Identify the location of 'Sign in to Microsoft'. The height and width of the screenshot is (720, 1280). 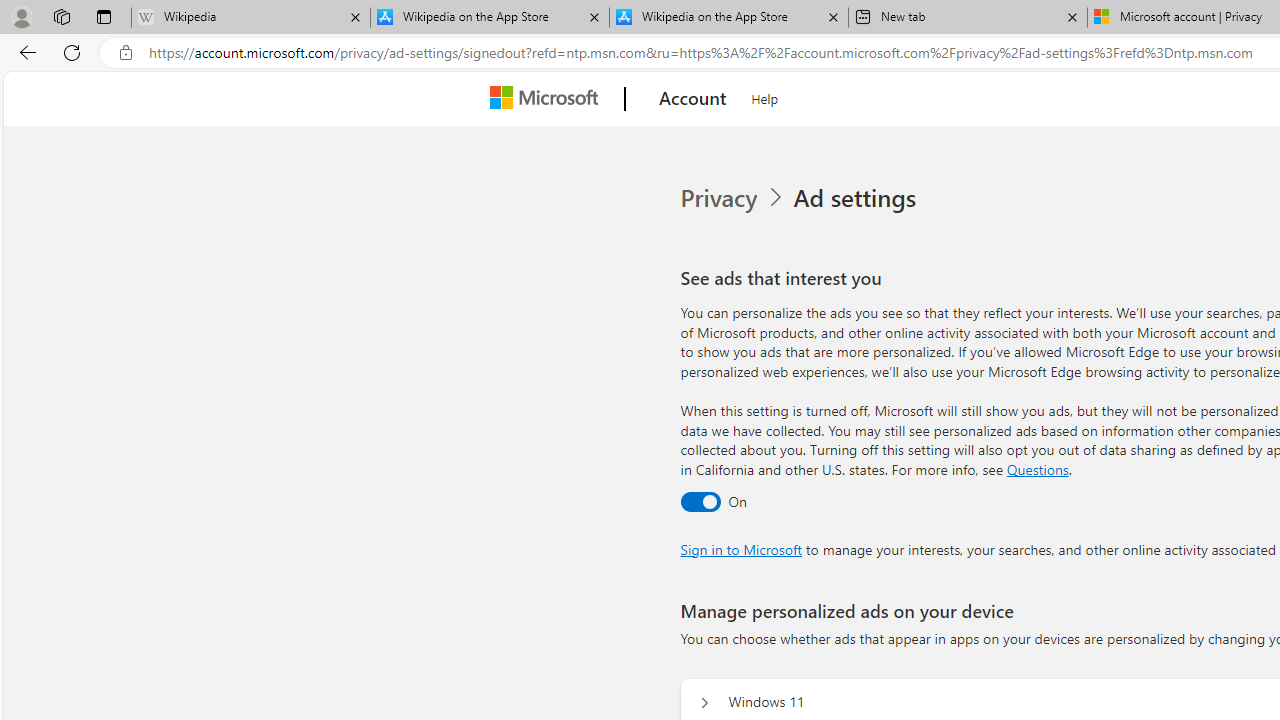
(740, 549).